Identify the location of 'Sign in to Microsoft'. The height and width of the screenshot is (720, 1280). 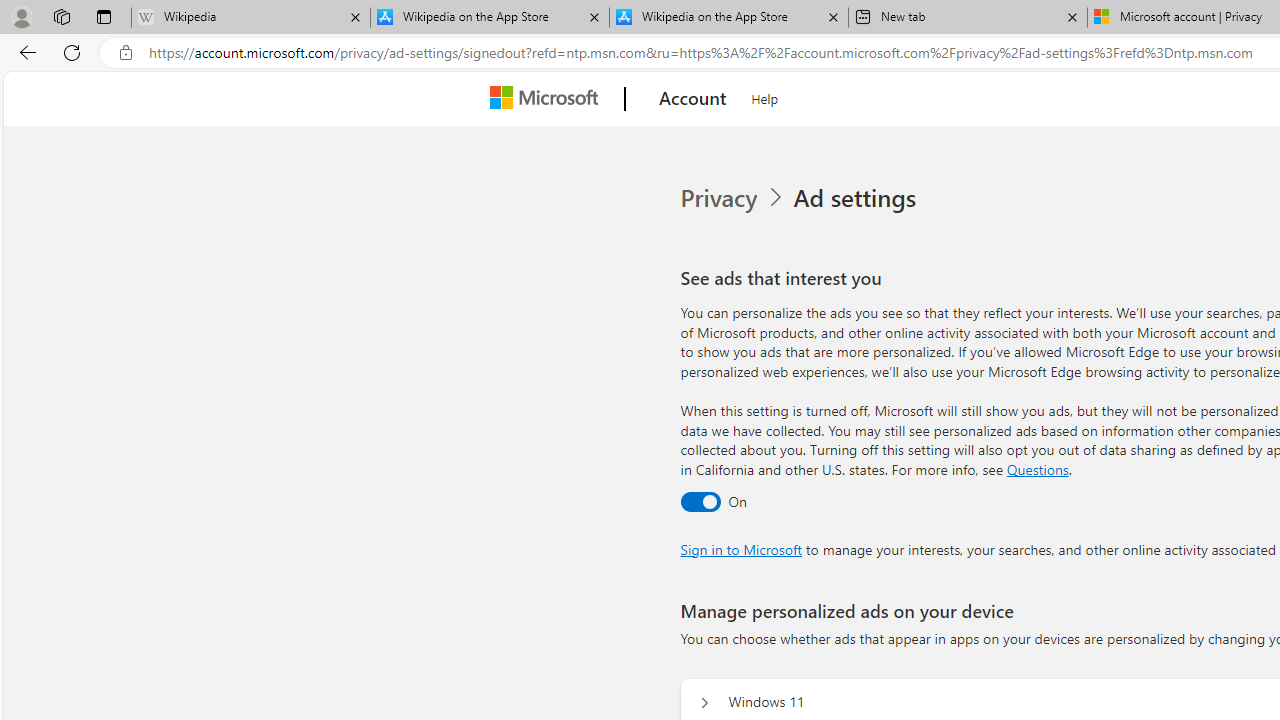
(740, 549).